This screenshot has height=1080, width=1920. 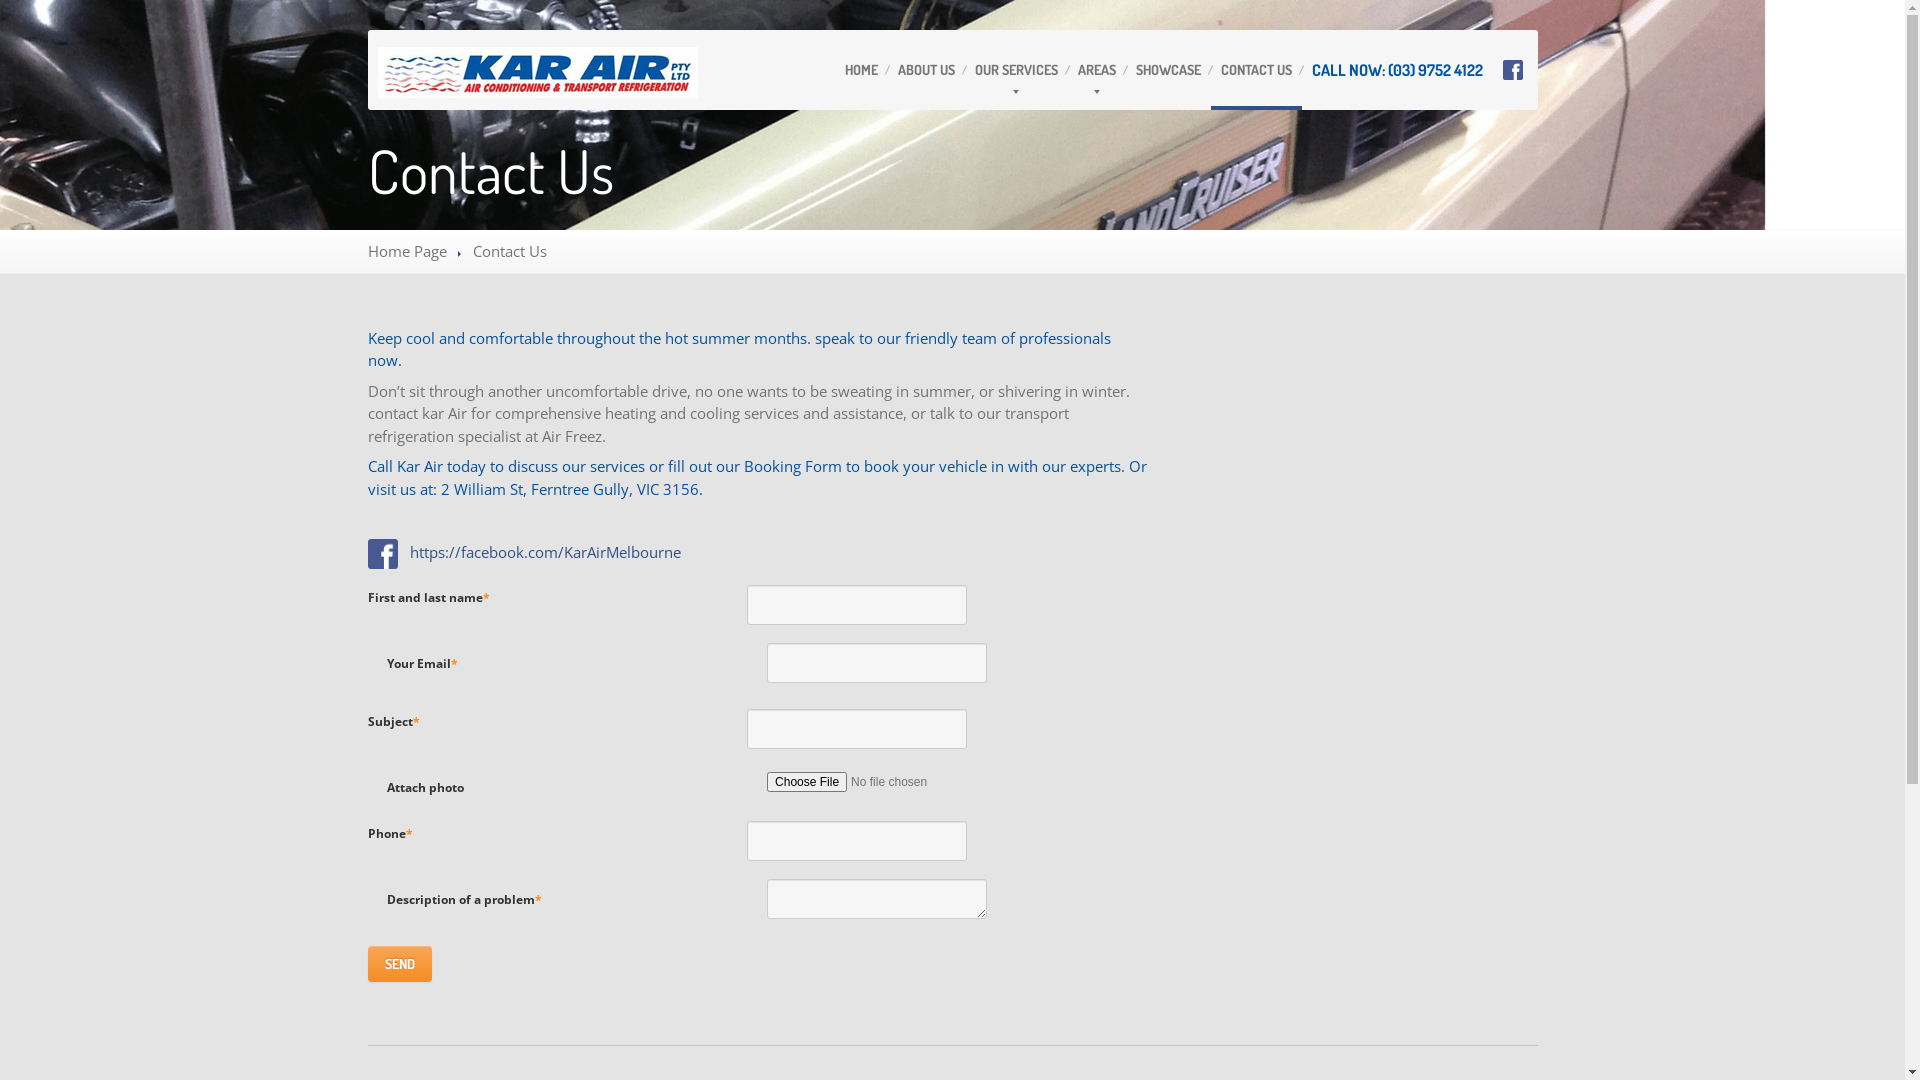 What do you see at coordinates (1254, 68) in the screenshot?
I see `'CONTACT US'` at bounding box center [1254, 68].